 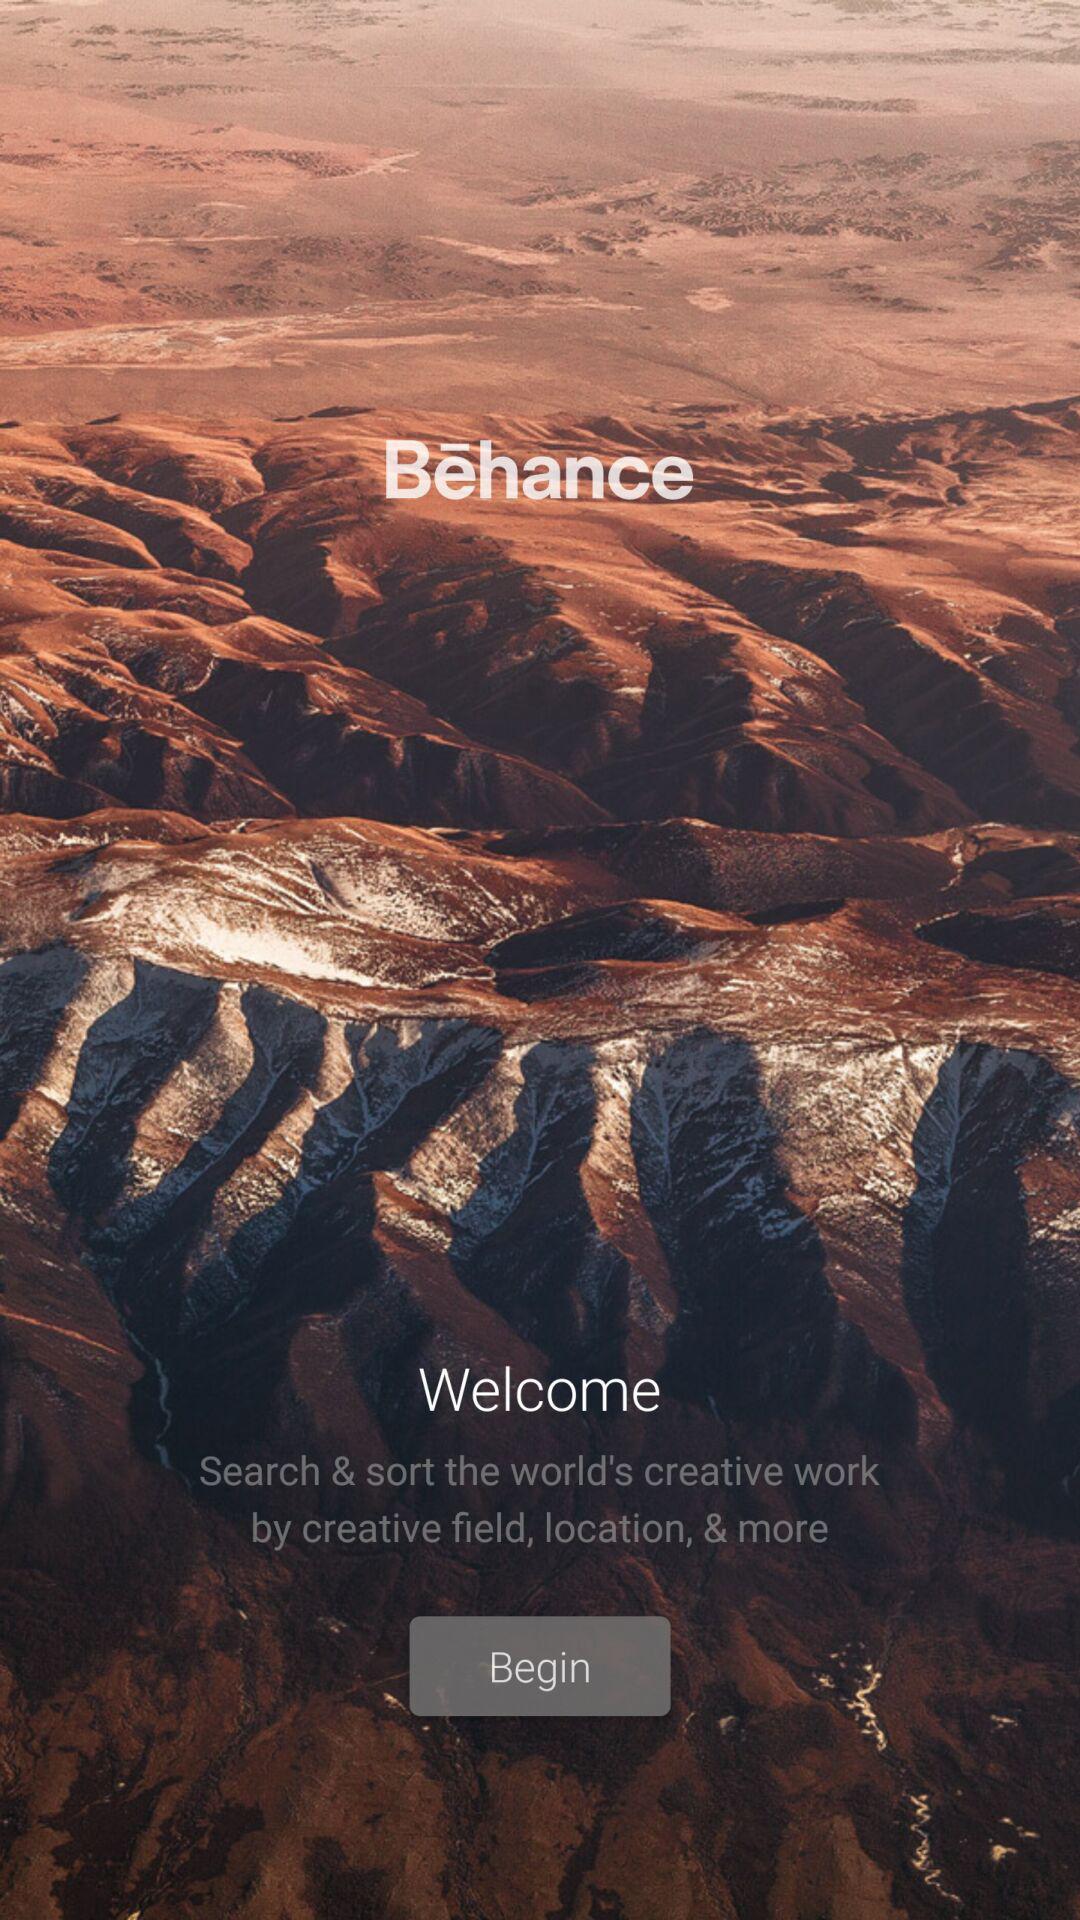 What do you see at coordinates (540, 1666) in the screenshot?
I see `icon below search sort the icon` at bounding box center [540, 1666].